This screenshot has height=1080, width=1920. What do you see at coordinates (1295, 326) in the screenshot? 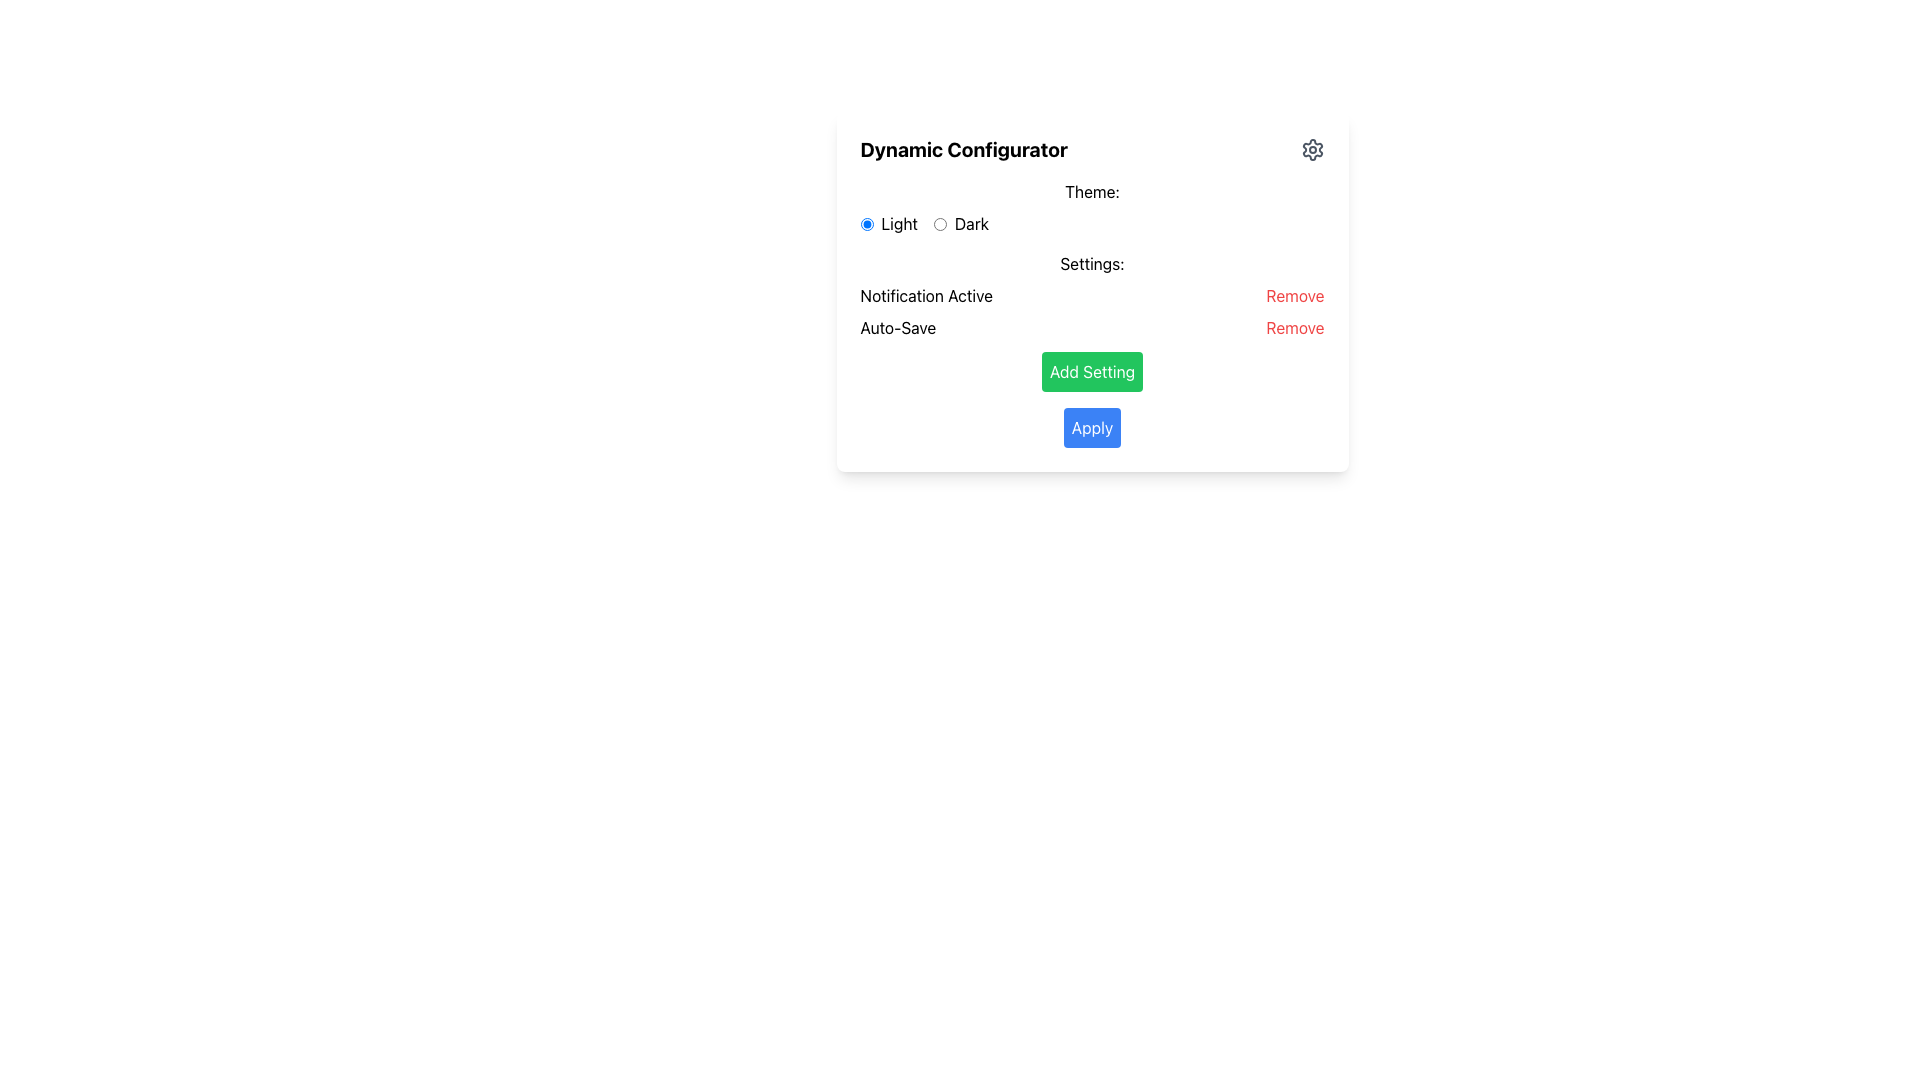
I see `the 'Remove' button styled in red, located to the right of 'Auto-Save' under the 'Settings' in the 'Dynamic Configurator' panel` at bounding box center [1295, 326].